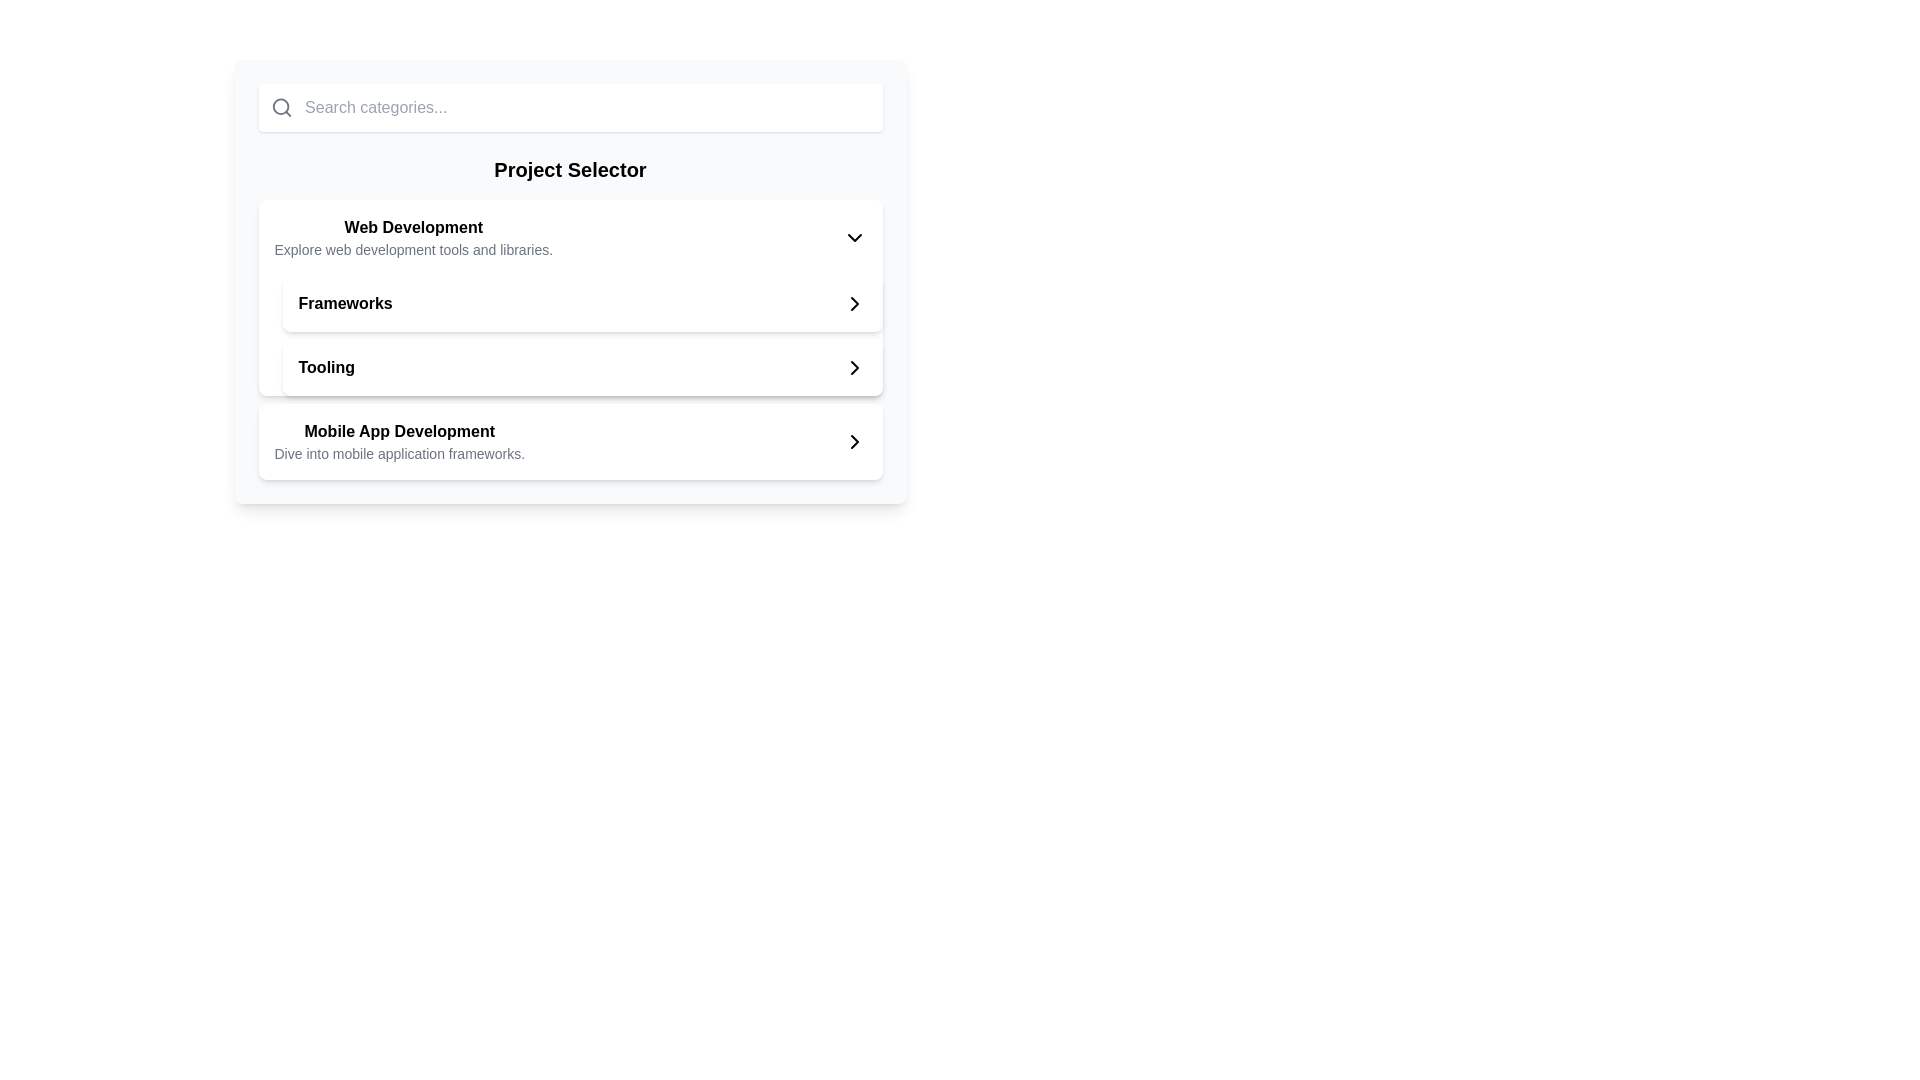  Describe the element at coordinates (569, 237) in the screenshot. I see `the first list item titled 'Web Development' for navigation` at that location.